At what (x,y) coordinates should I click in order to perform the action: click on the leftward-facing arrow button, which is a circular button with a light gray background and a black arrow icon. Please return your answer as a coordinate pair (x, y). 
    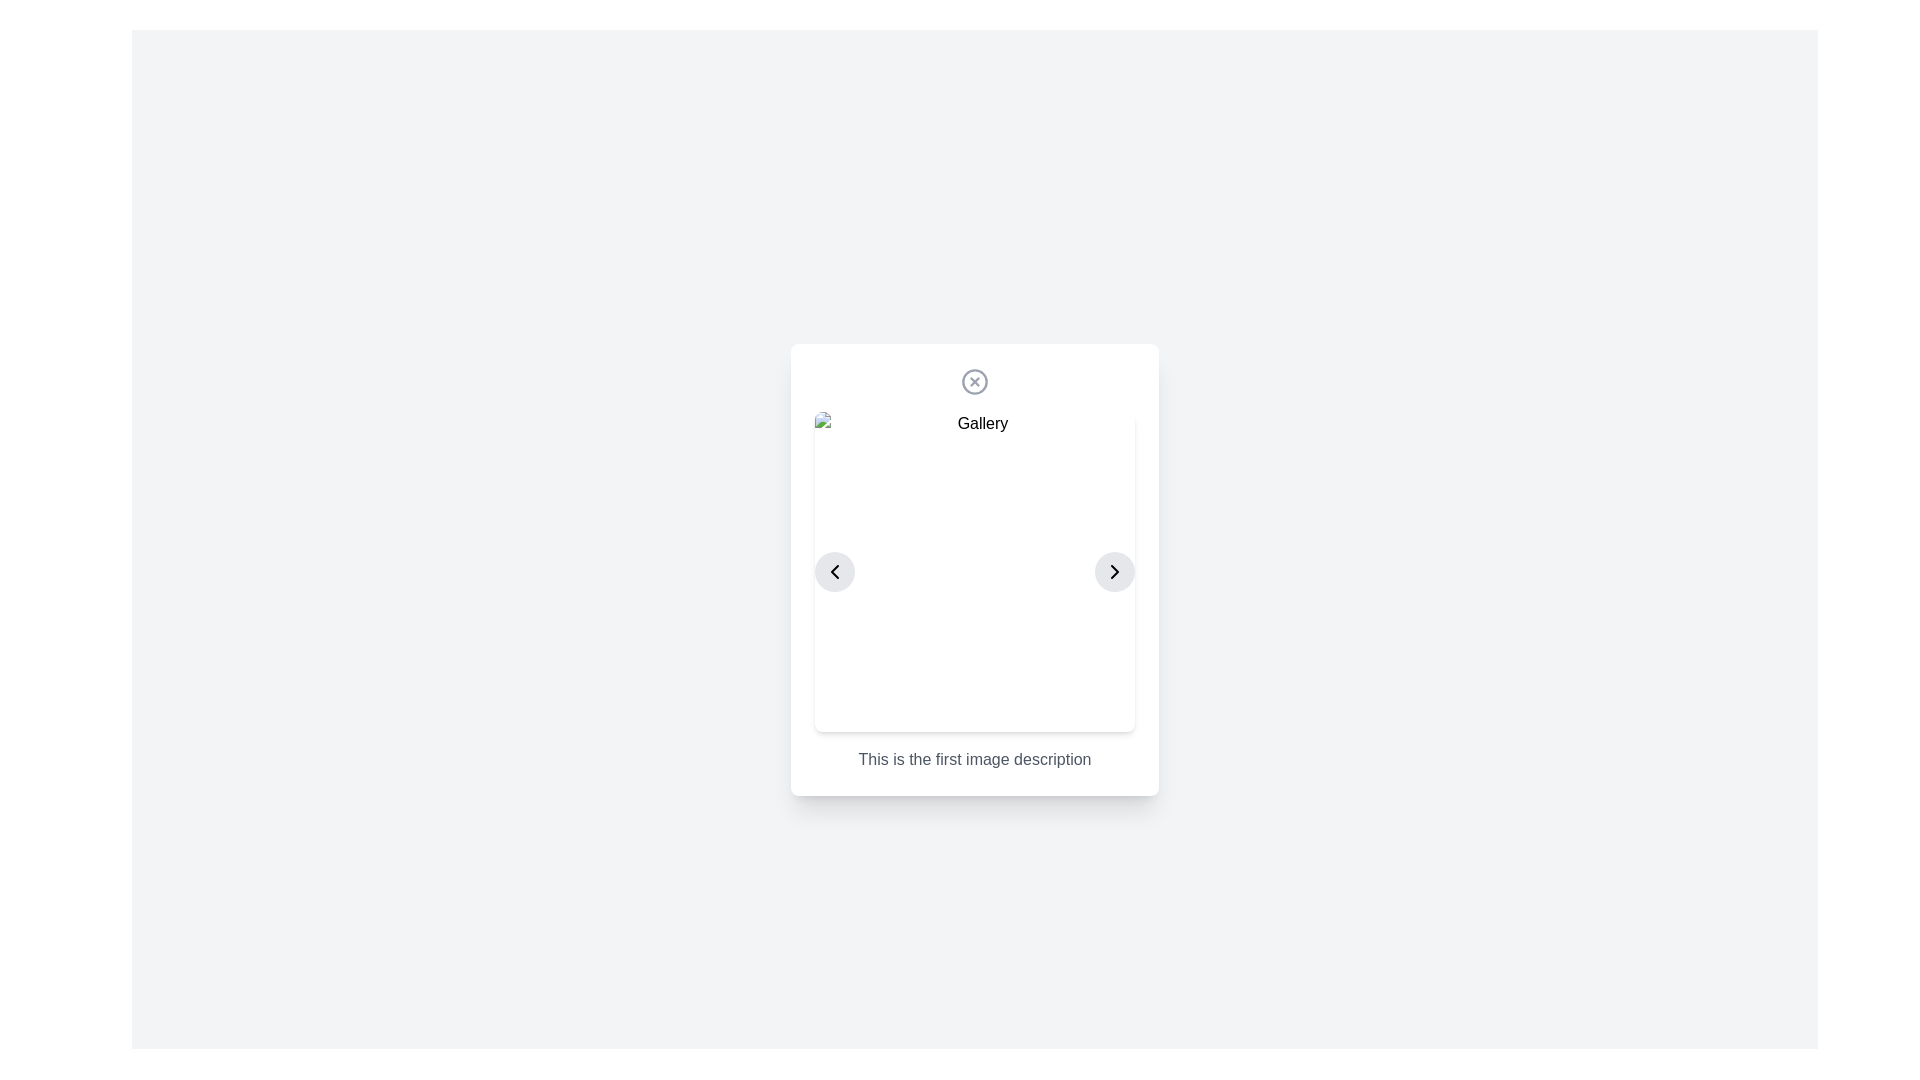
    Looking at the image, I should click on (835, 571).